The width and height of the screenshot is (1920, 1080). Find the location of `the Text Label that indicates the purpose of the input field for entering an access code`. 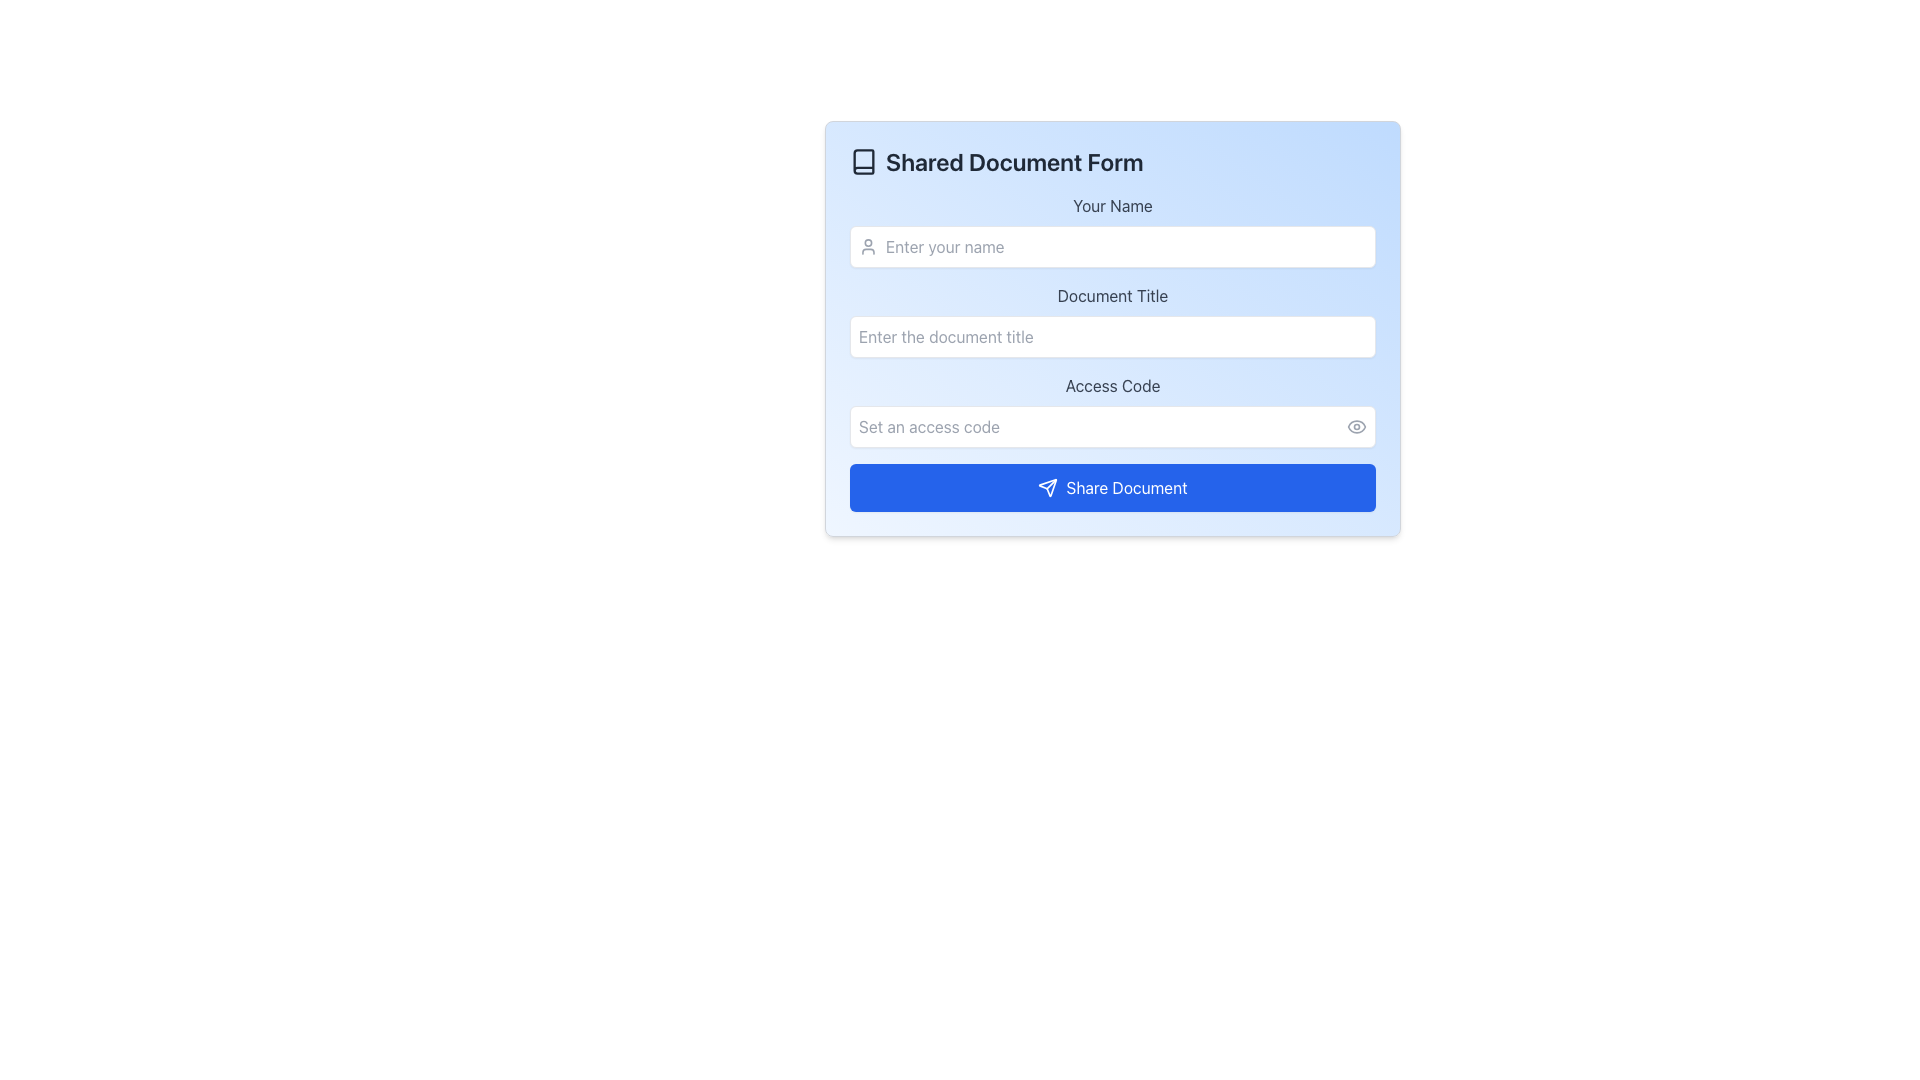

the Text Label that indicates the purpose of the input field for entering an access code is located at coordinates (1112, 385).